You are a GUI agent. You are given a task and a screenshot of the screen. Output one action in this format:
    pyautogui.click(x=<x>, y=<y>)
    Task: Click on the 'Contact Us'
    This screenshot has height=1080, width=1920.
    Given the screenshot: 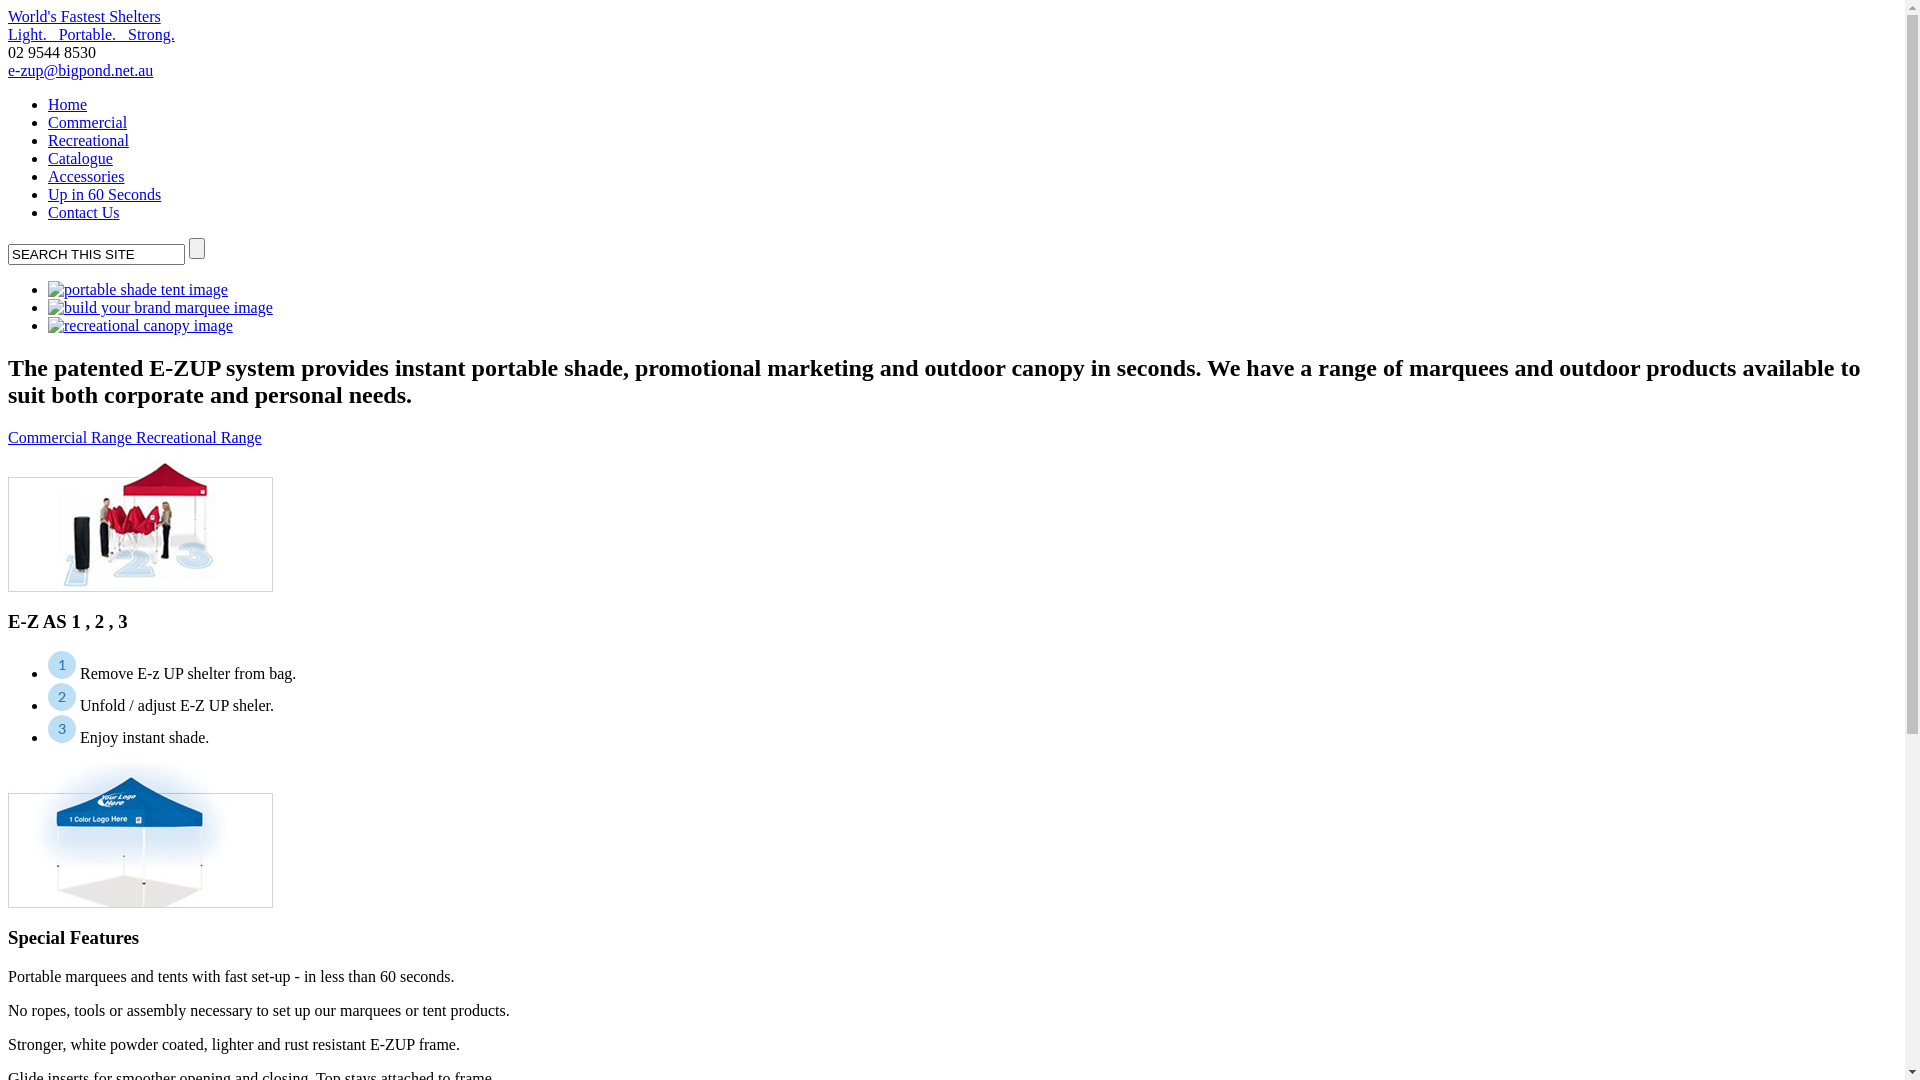 What is the action you would take?
    pyautogui.click(x=82, y=212)
    